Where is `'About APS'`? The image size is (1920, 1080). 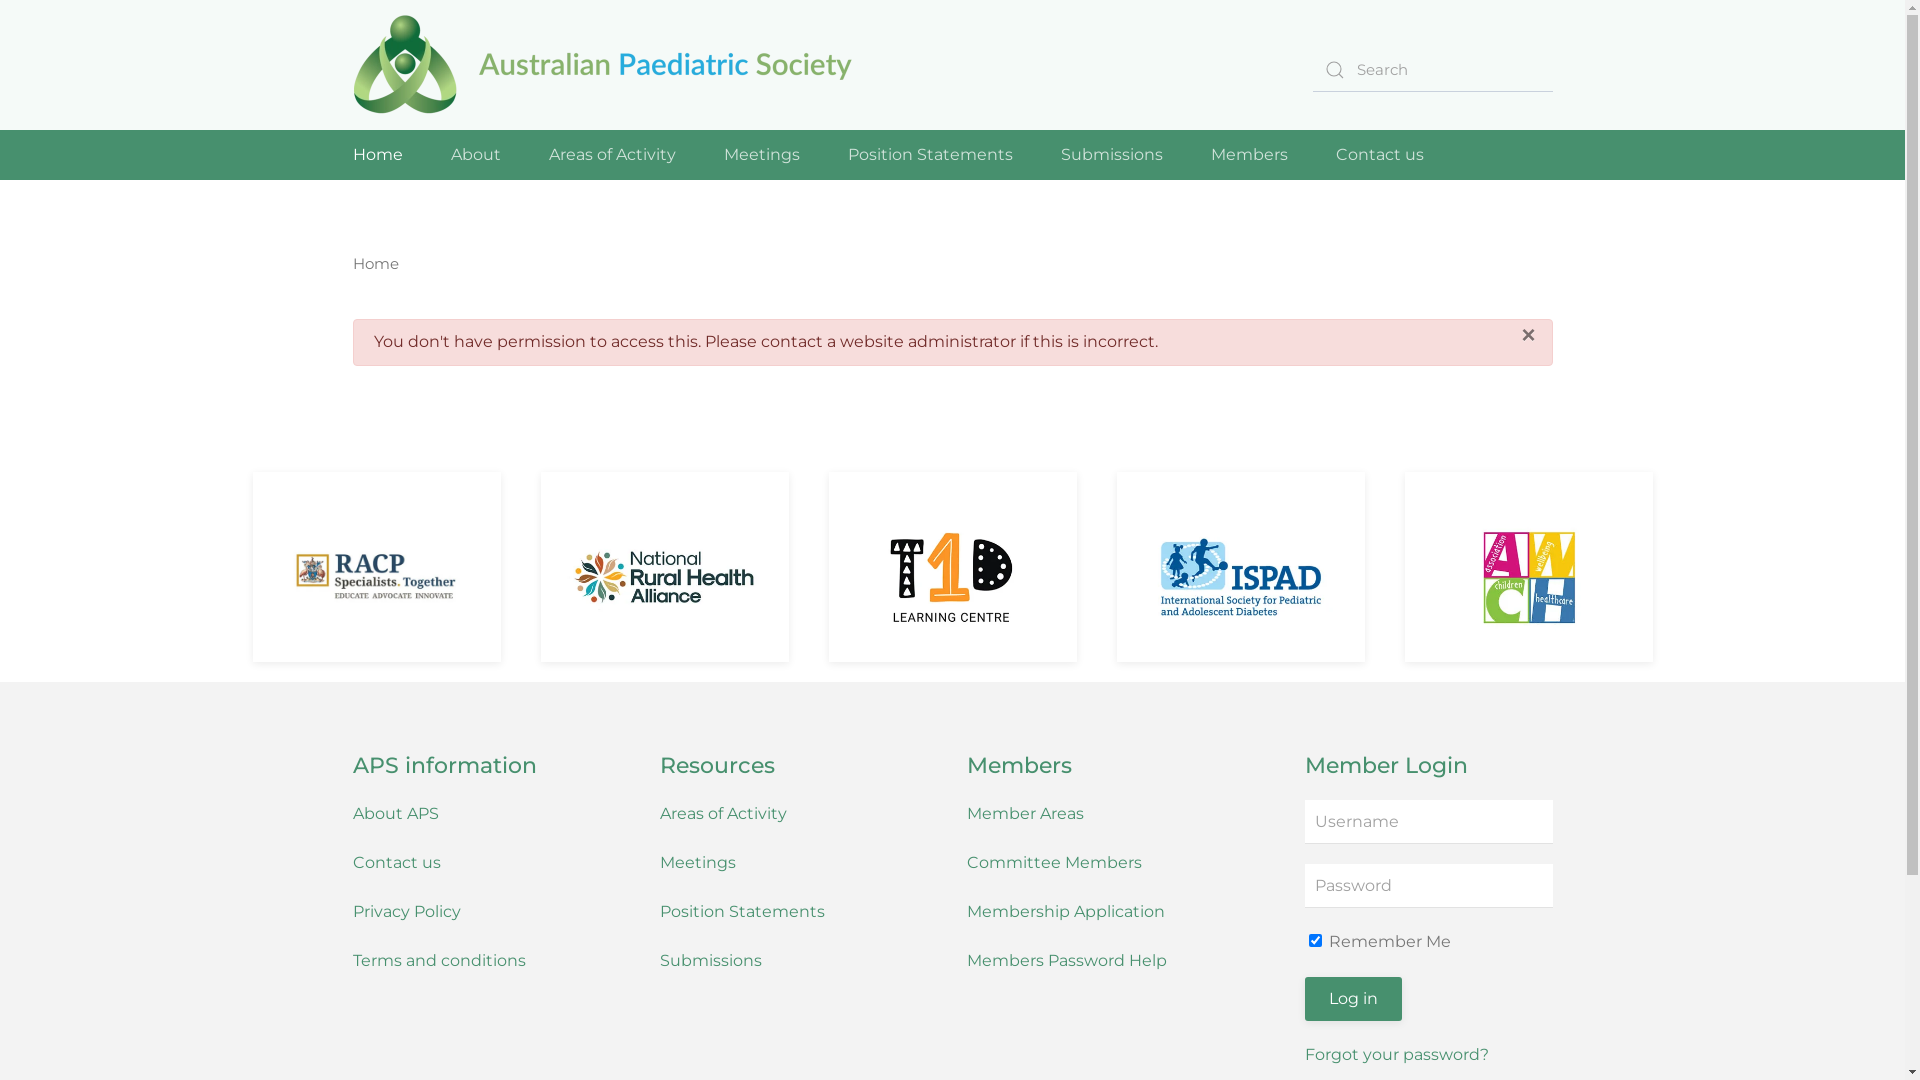
'About APS' is located at coordinates (394, 813).